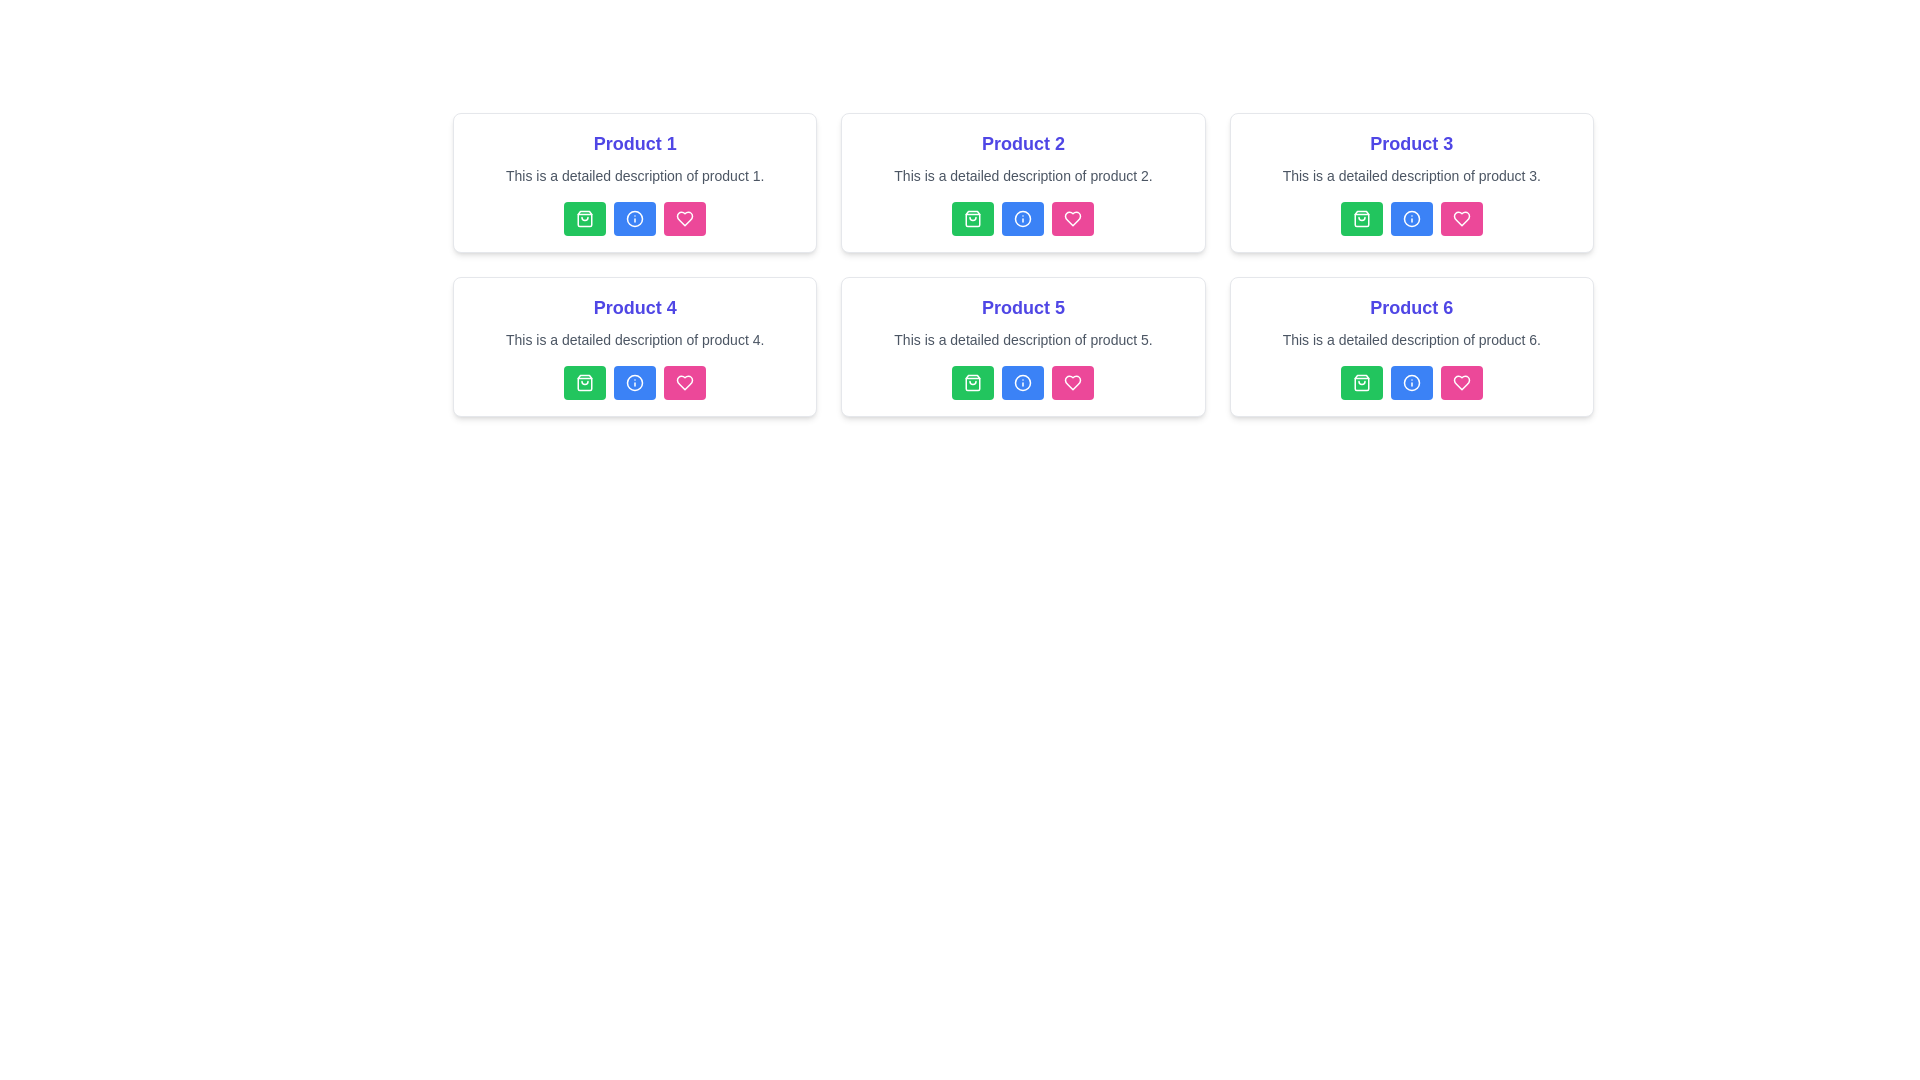 The height and width of the screenshot is (1080, 1920). What do you see at coordinates (1360, 382) in the screenshot?
I see `the green 'shopping bag' icon located on the far left of the button row in the 'Product 6' card` at bounding box center [1360, 382].